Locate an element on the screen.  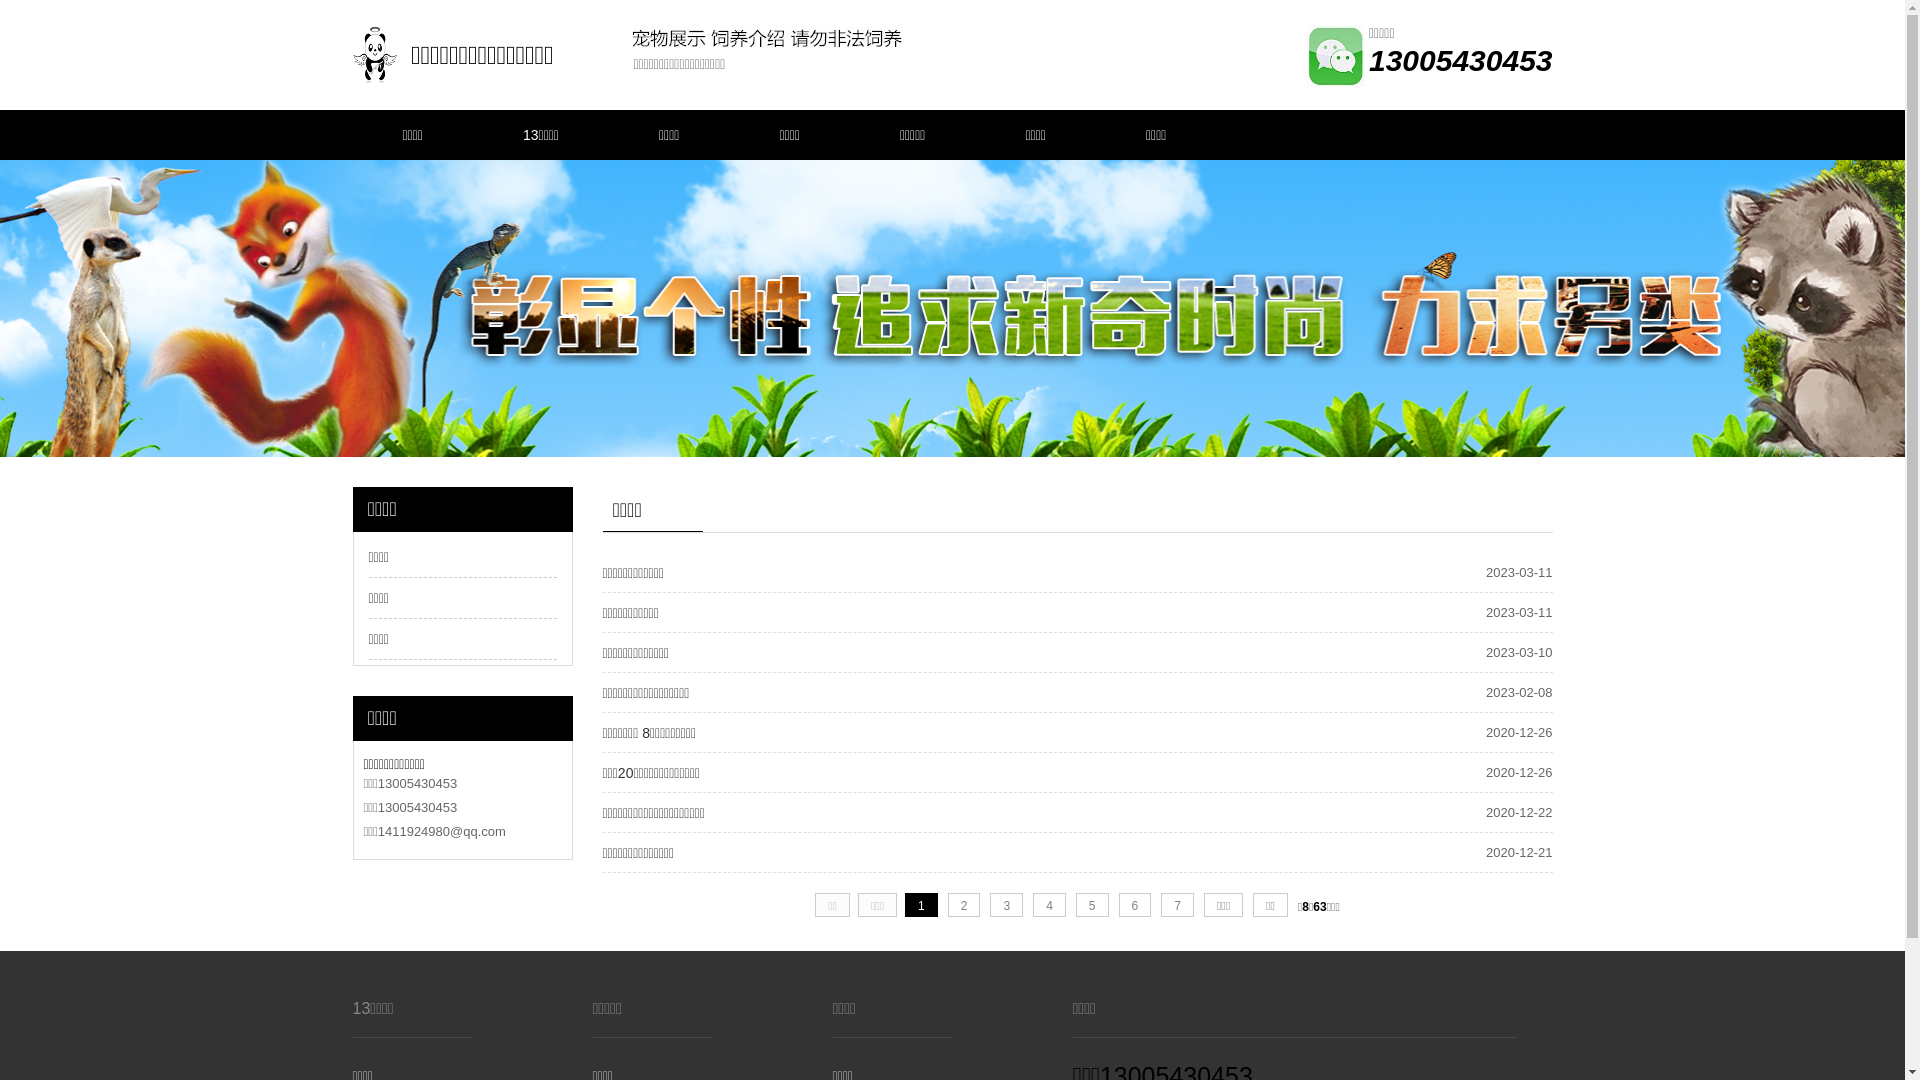
'1' is located at coordinates (920, 905).